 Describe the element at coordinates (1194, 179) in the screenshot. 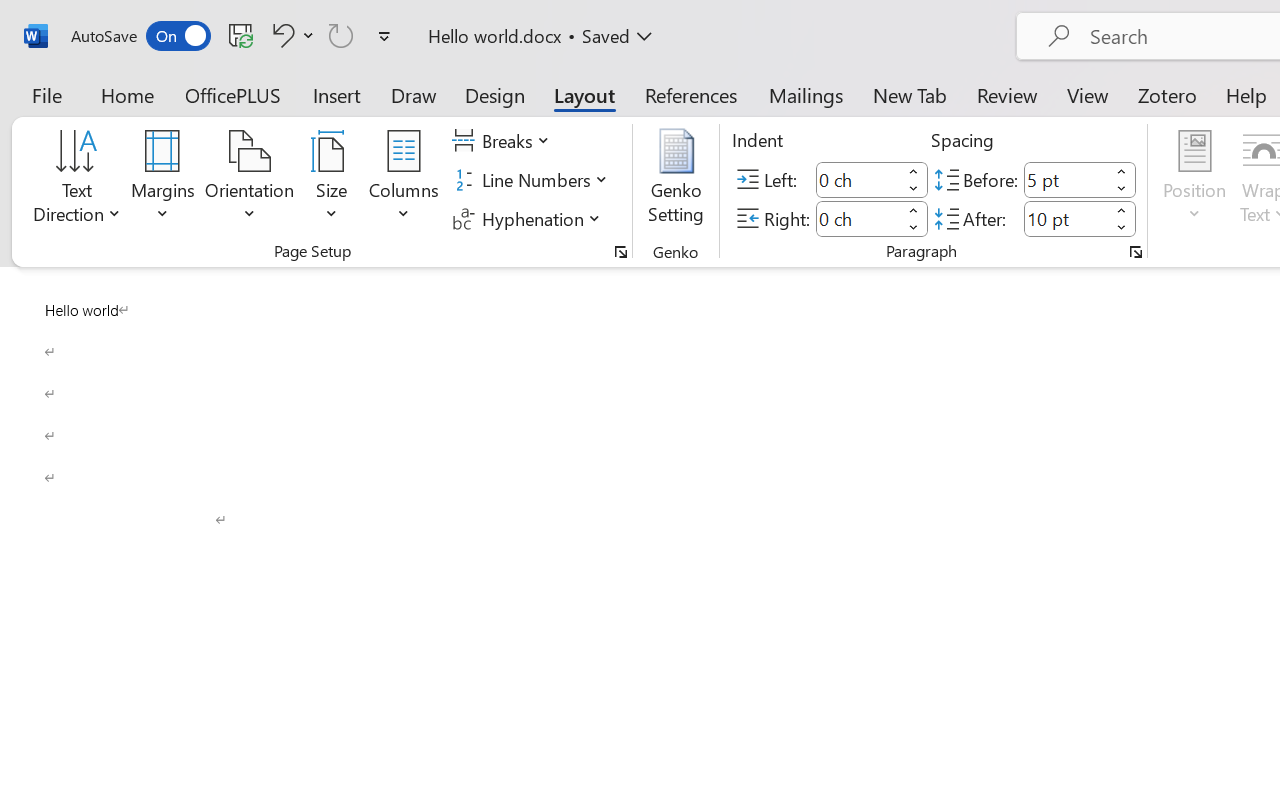

I see `'Position'` at that location.